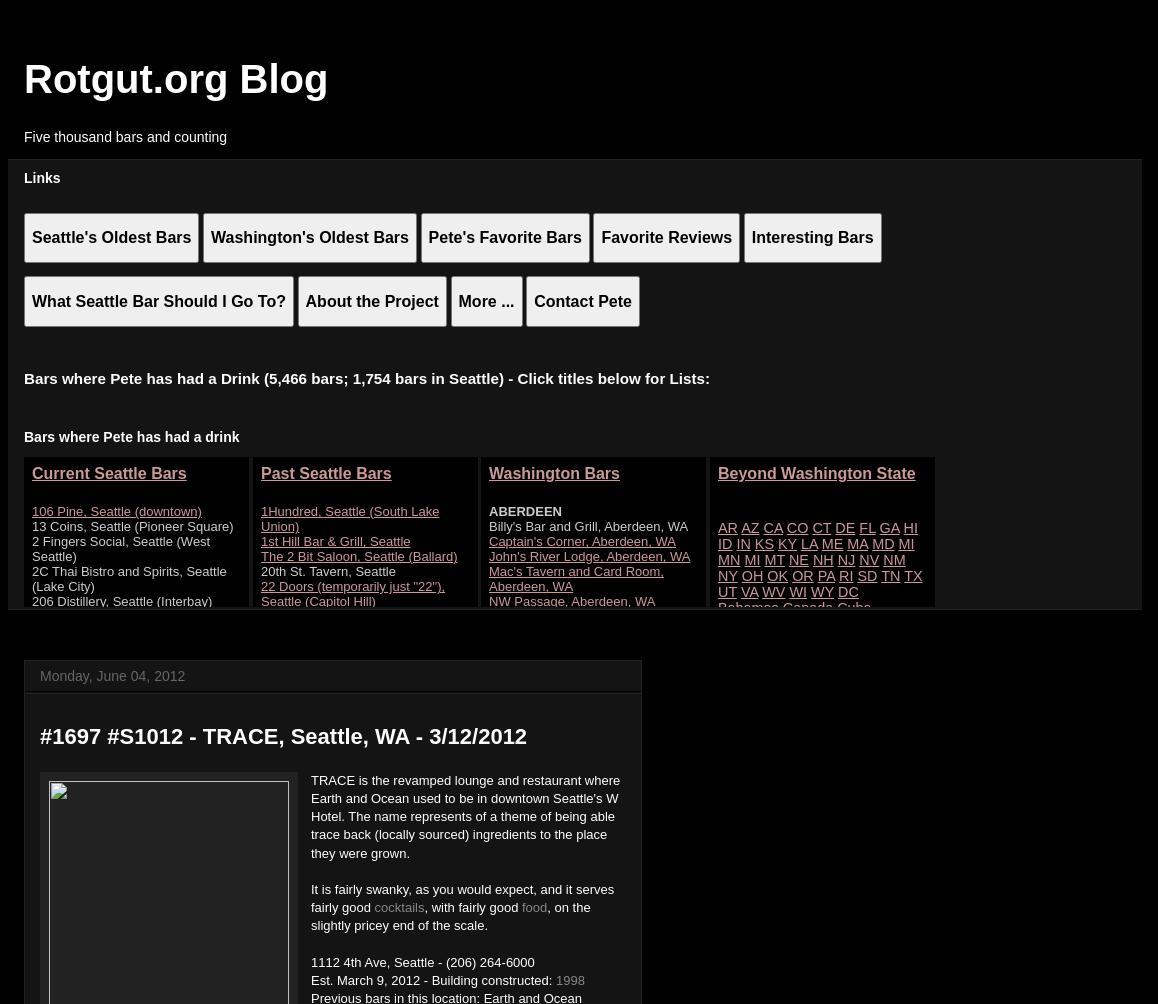 The width and height of the screenshot is (1158, 1004). What do you see at coordinates (810, 236) in the screenshot?
I see `'Interesting Bars'` at bounding box center [810, 236].